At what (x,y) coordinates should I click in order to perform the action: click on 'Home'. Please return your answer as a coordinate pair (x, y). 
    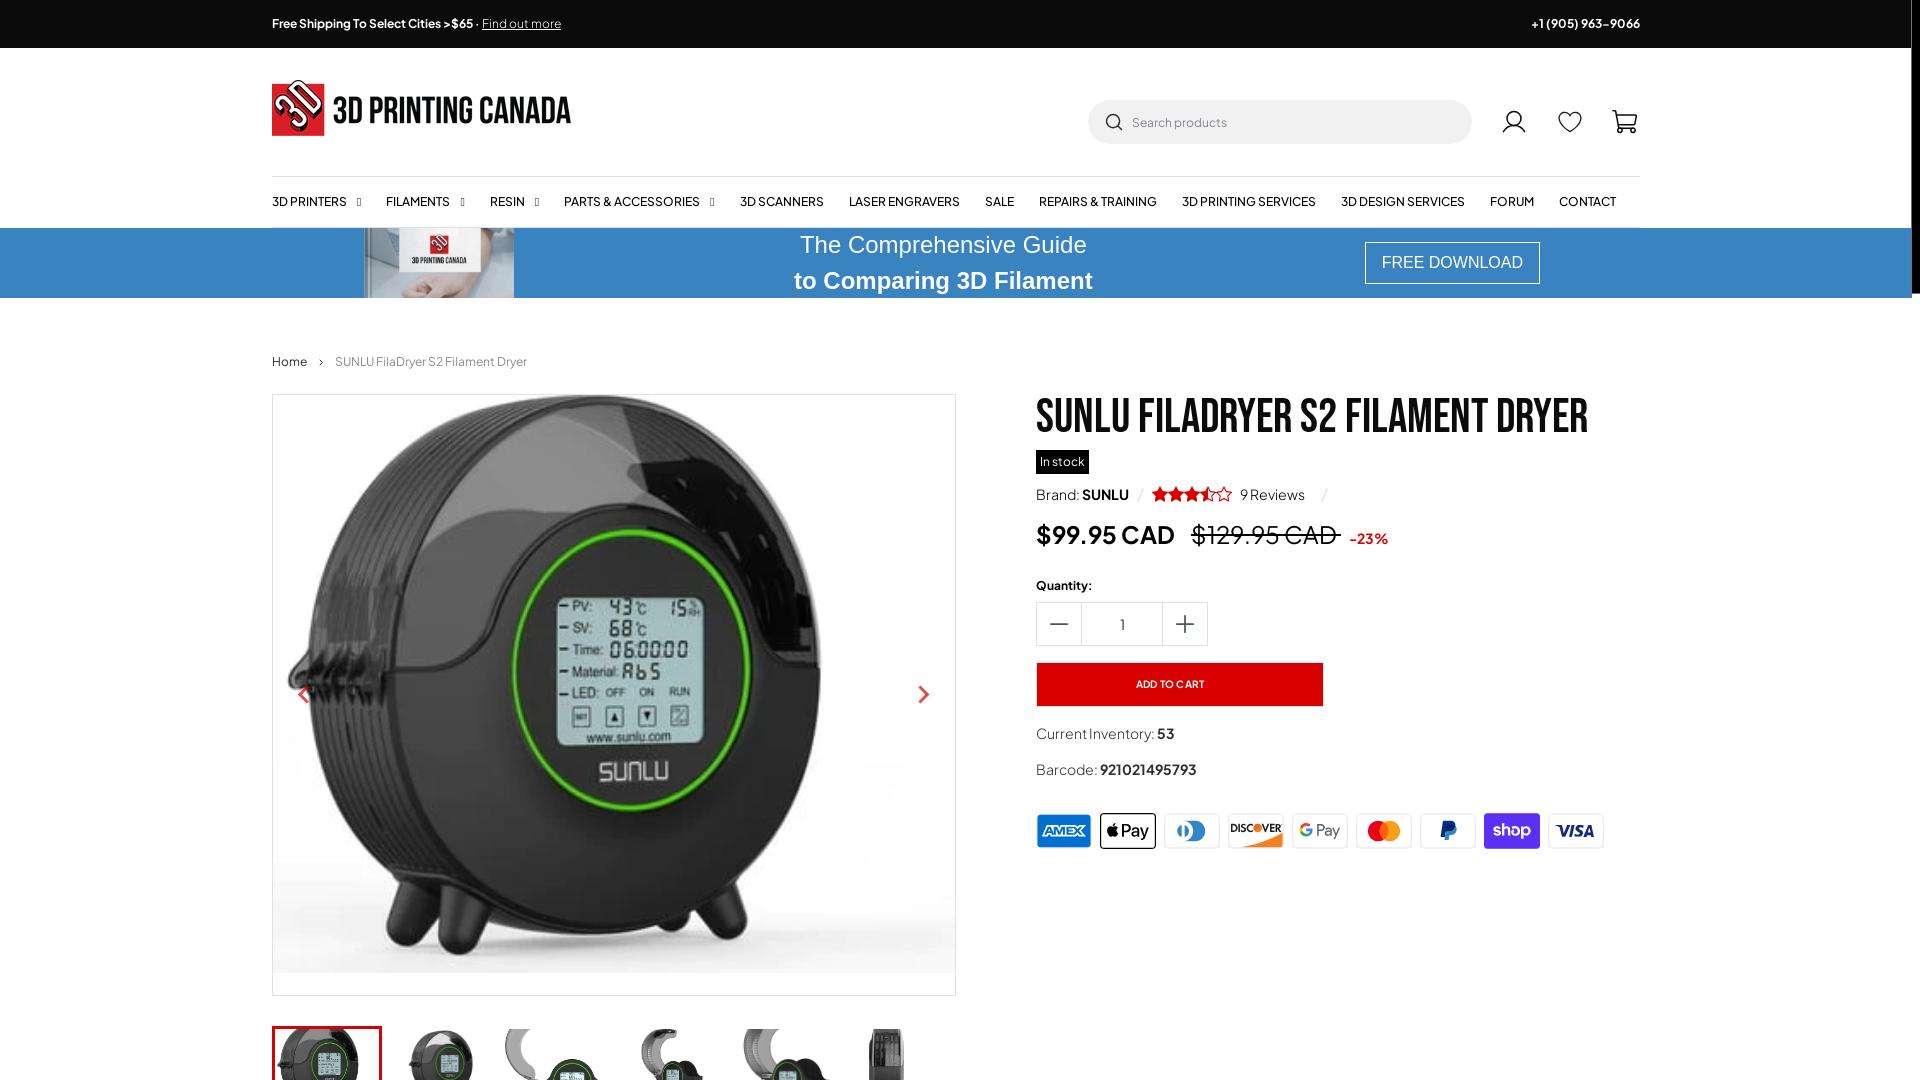
    Looking at the image, I should click on (288, 362).